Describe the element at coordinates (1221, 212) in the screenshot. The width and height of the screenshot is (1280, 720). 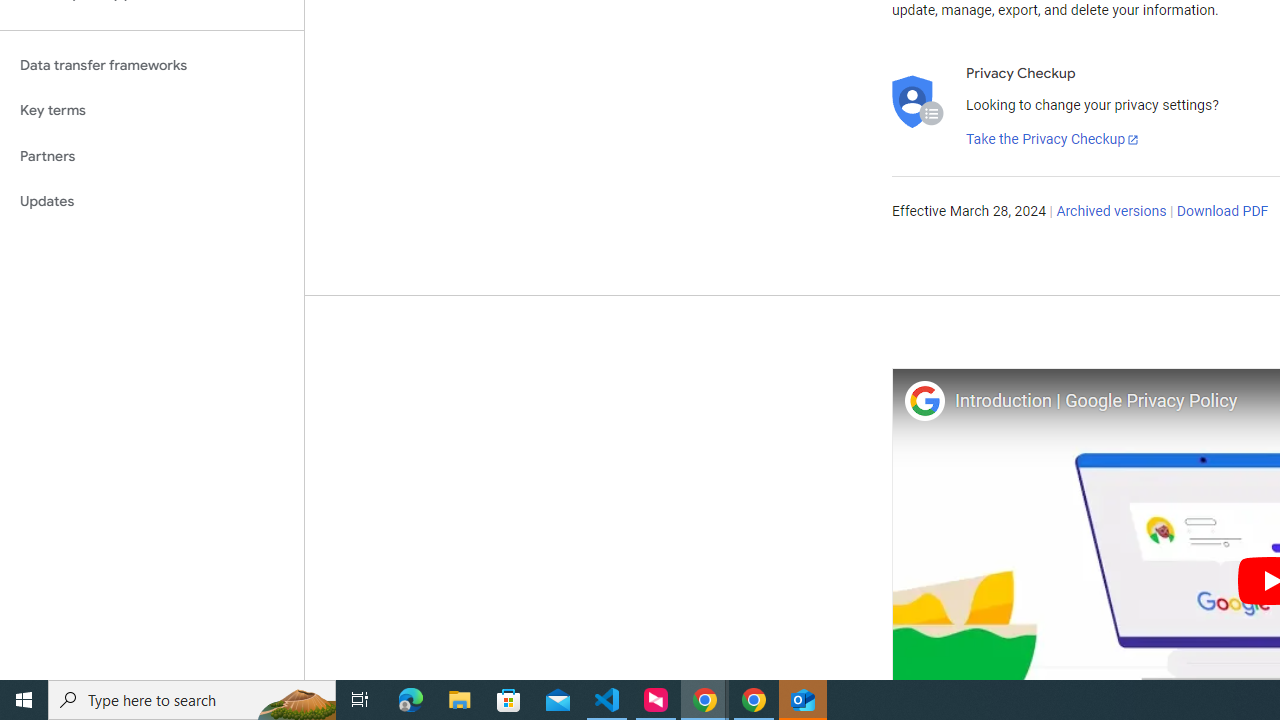
I see `'Download PDF'` at that location.